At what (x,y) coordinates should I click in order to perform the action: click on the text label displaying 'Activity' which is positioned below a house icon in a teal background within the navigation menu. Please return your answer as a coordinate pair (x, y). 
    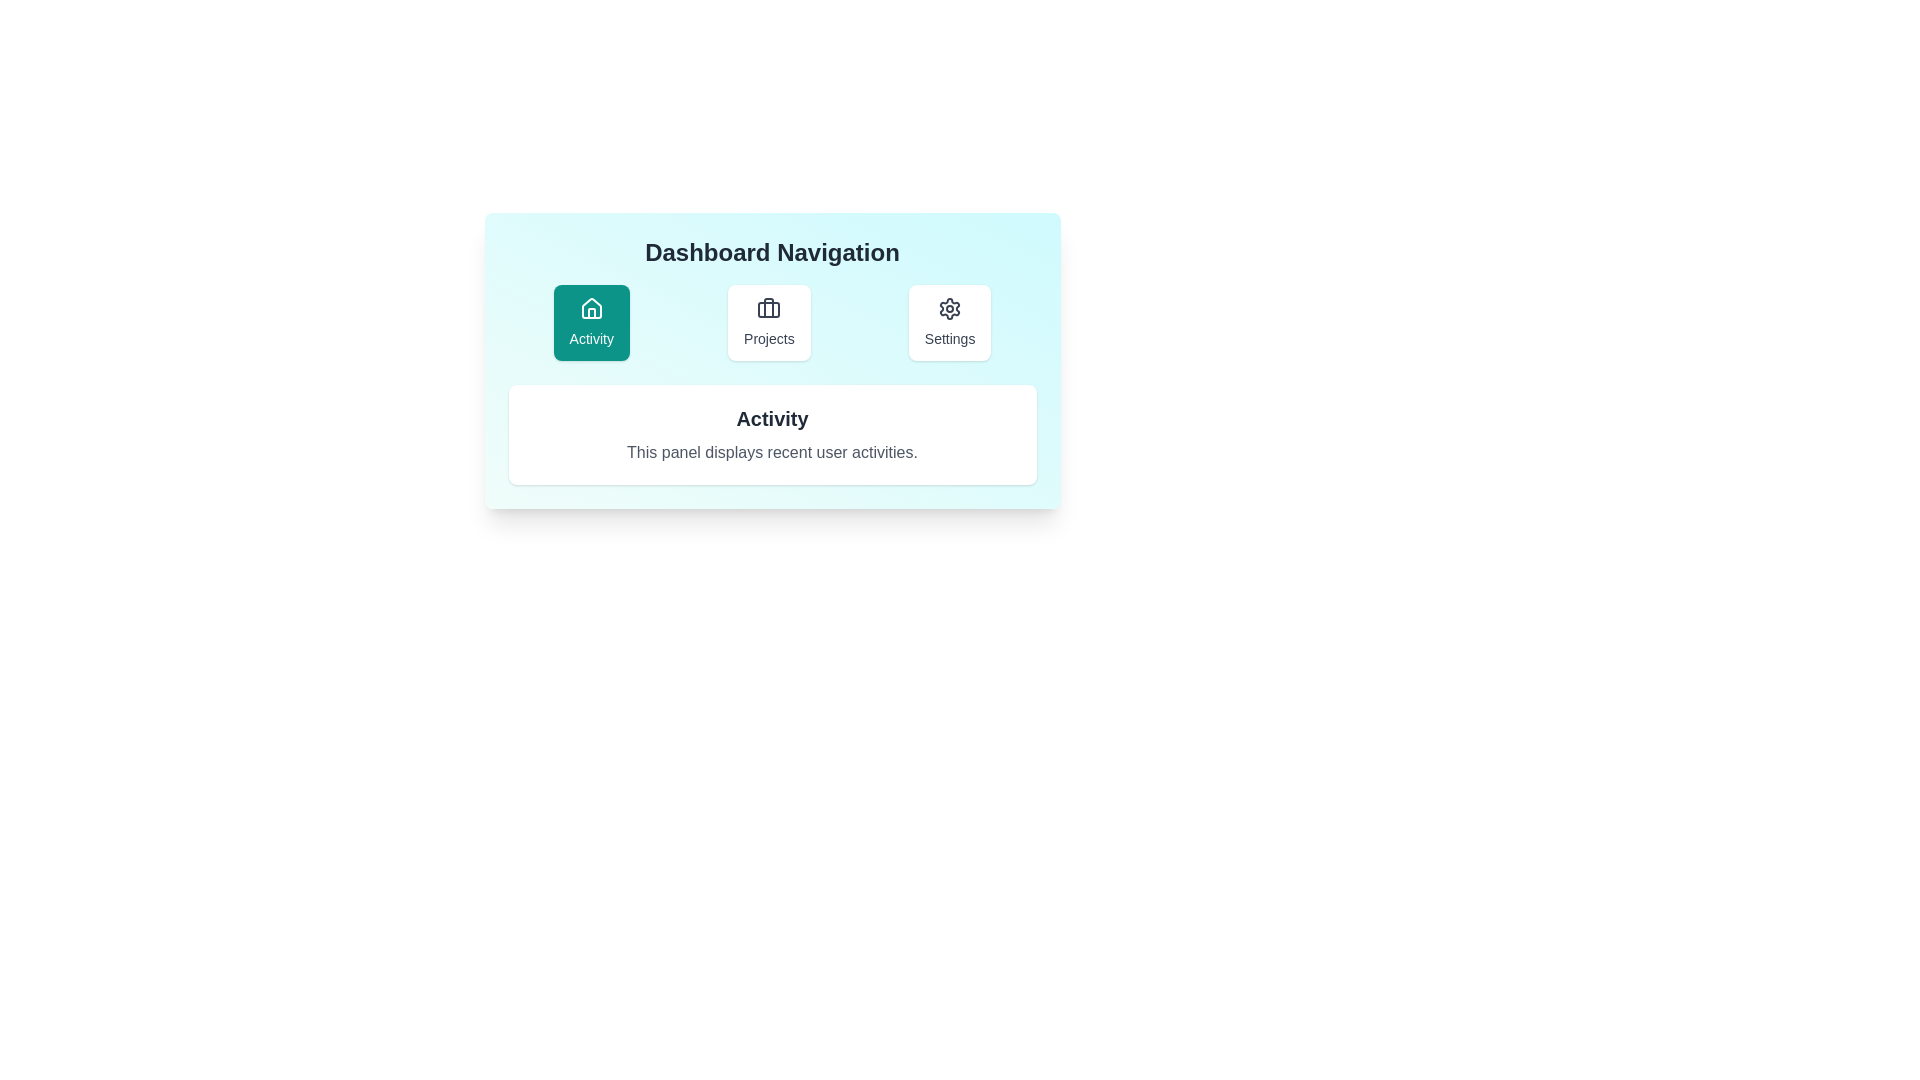
    Looking at the image, I should click on (590, 338).